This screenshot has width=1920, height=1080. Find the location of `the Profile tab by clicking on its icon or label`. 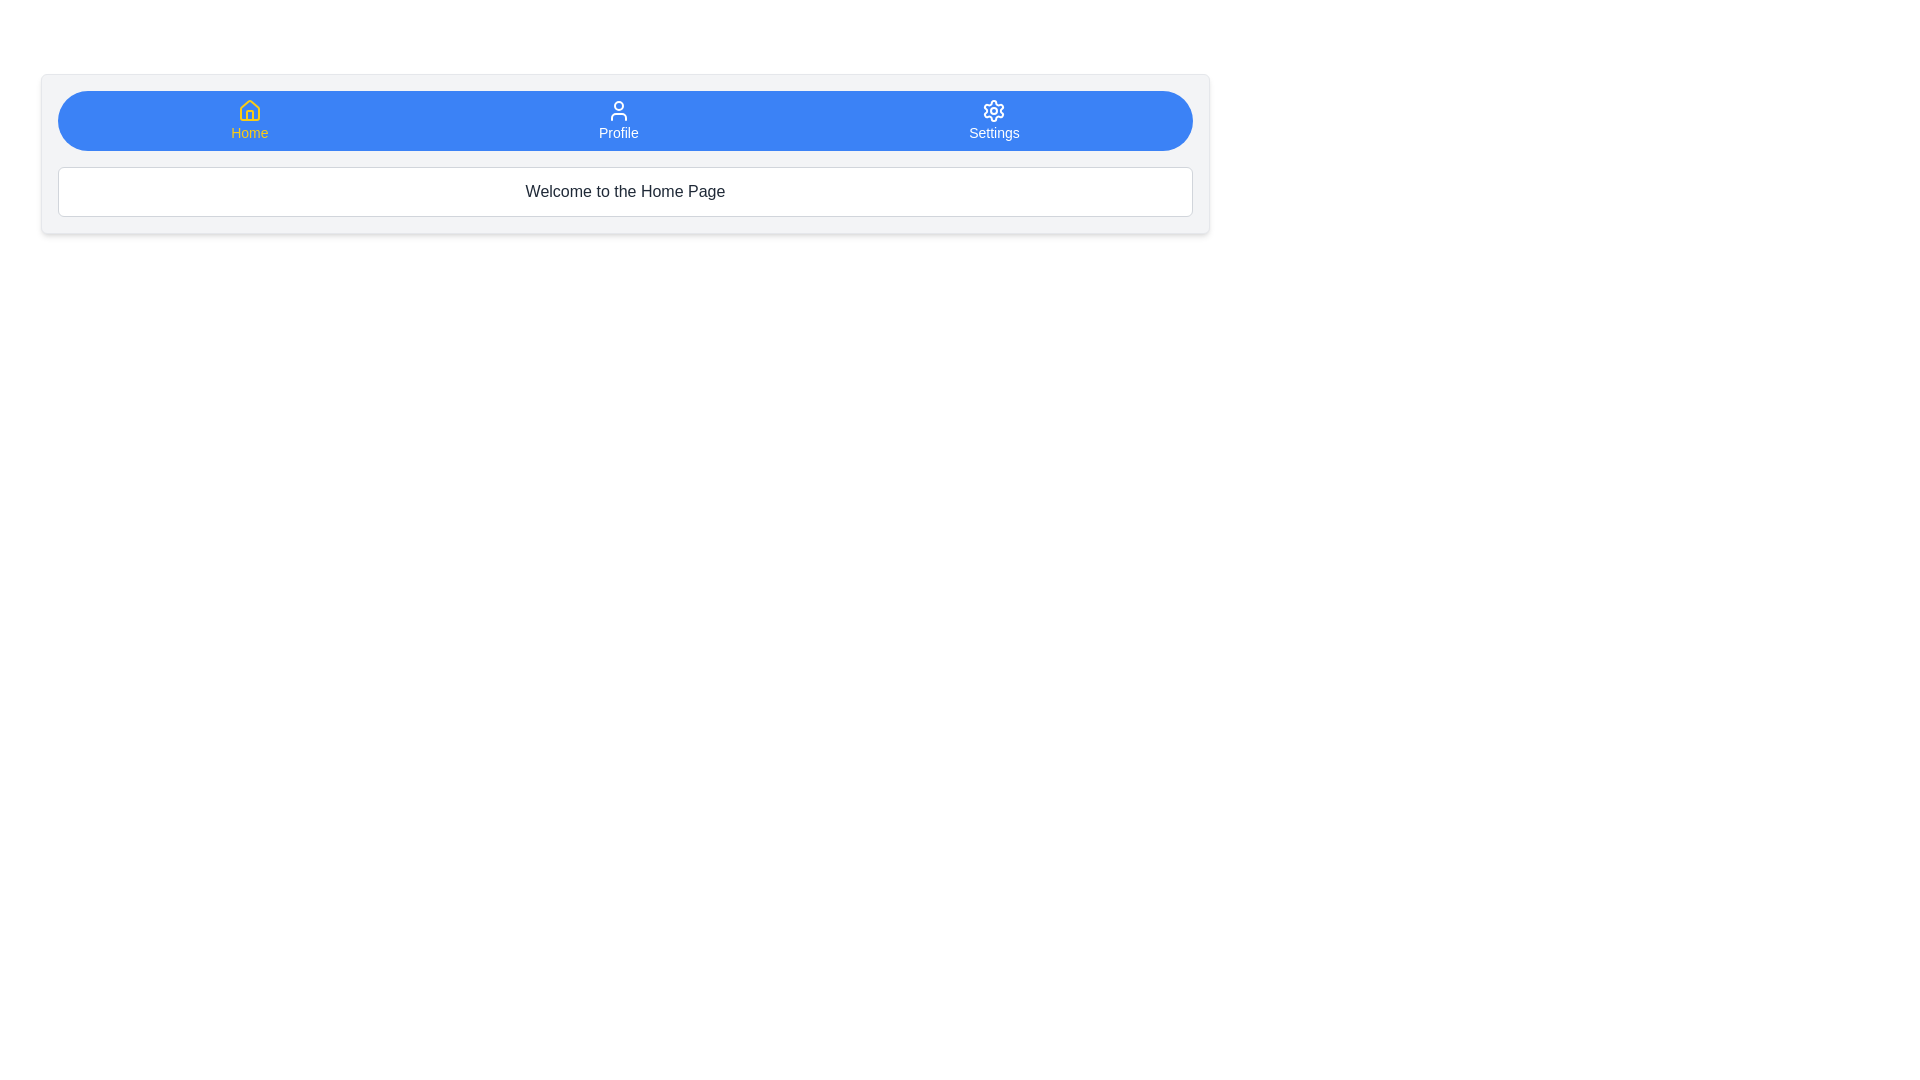

the Profile tab by clicking on its icon or label is located at coordinates (617, 120).